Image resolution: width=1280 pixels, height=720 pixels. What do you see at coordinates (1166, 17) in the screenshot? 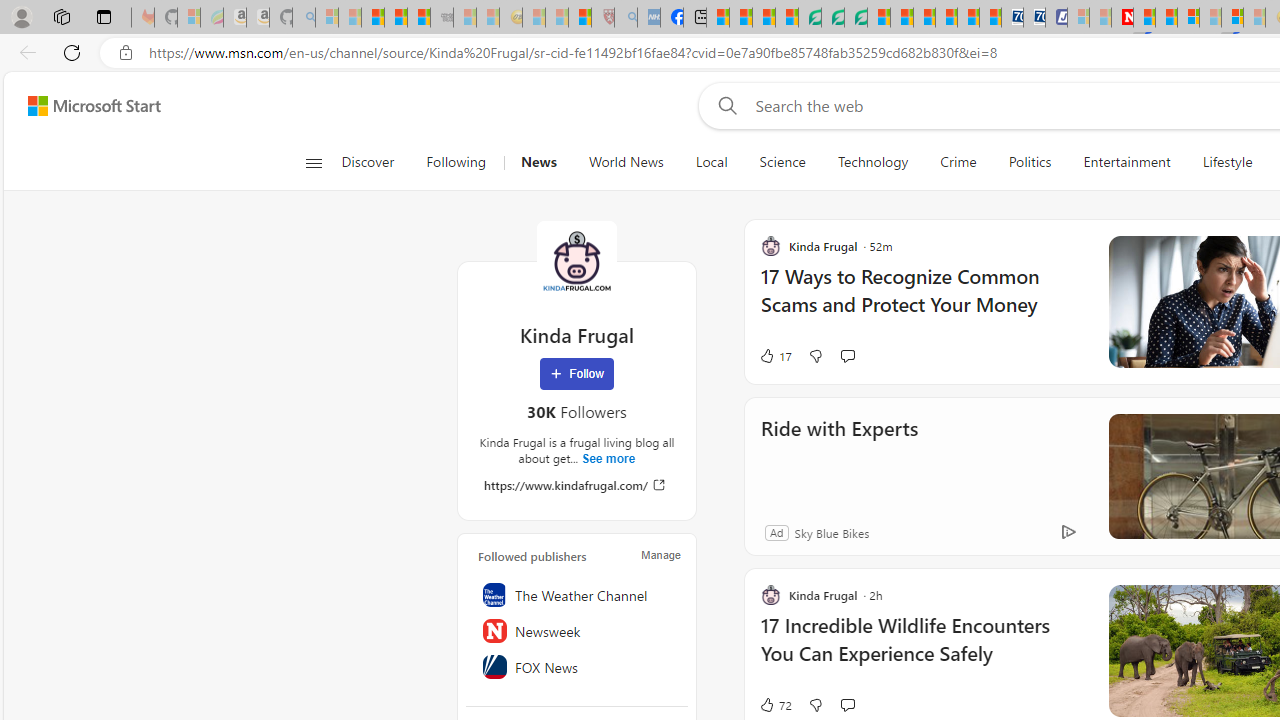
I see `'14 Common Myths Debunked By Scientific Facts'` at bounding box center [1166, 17].